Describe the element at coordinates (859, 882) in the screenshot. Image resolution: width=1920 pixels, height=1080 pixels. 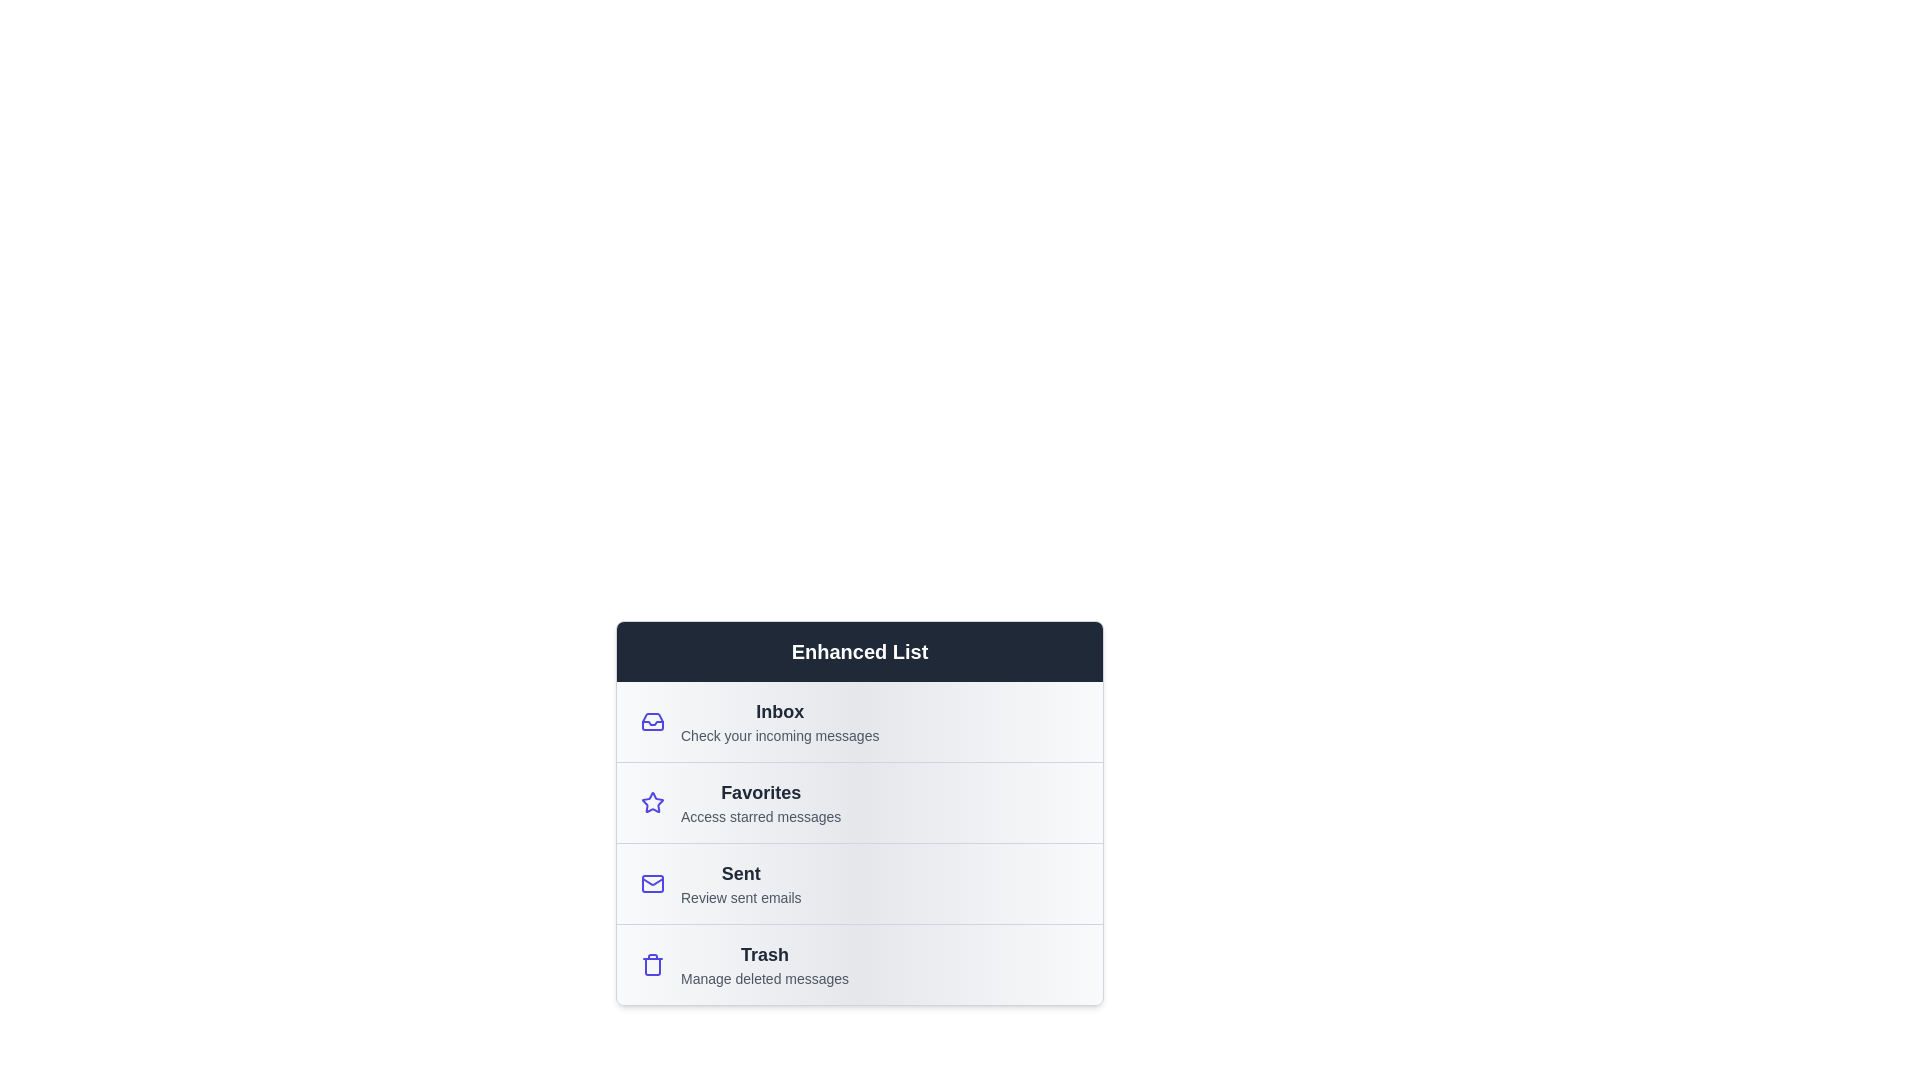
I see `the third item in the vertically aligned list, which is the 'Sent' section` at that location.